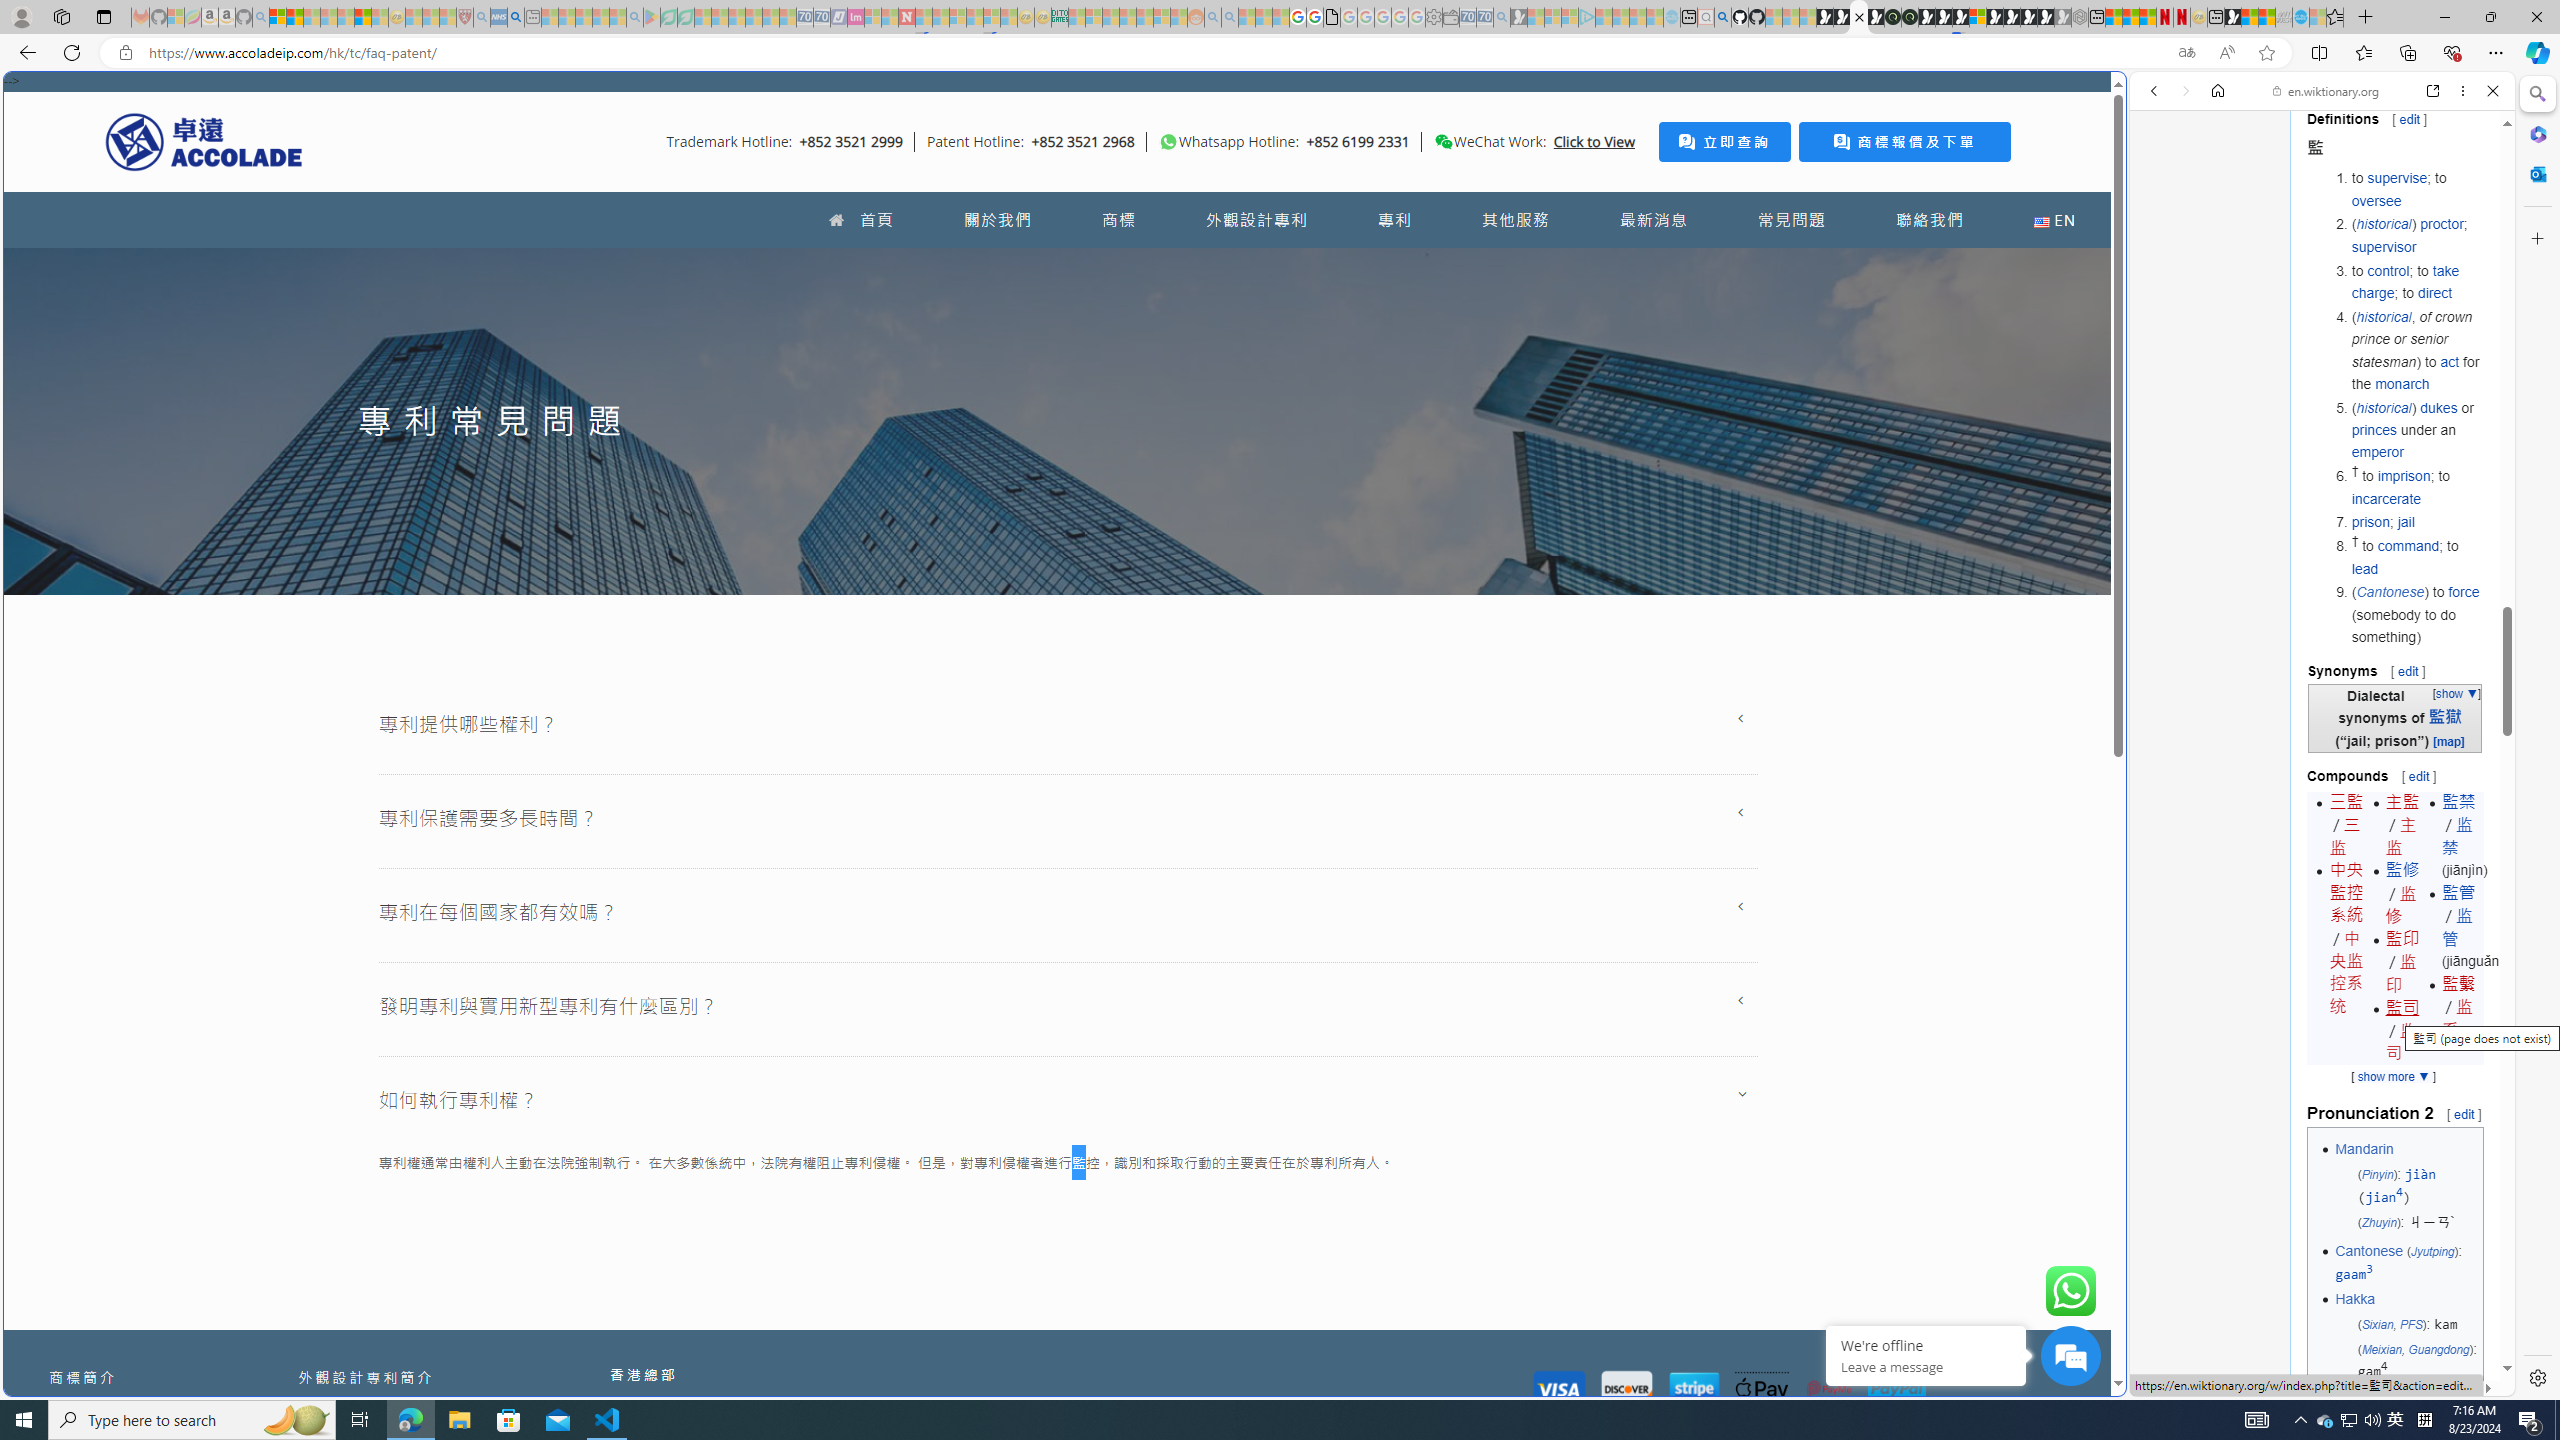  What do you see at coordinates (498, 16) in the screenshot?
I see `'NCL Adult Asthma Inhaler Choice Guideline - Sleeping'` at bounding box center [498, 16].